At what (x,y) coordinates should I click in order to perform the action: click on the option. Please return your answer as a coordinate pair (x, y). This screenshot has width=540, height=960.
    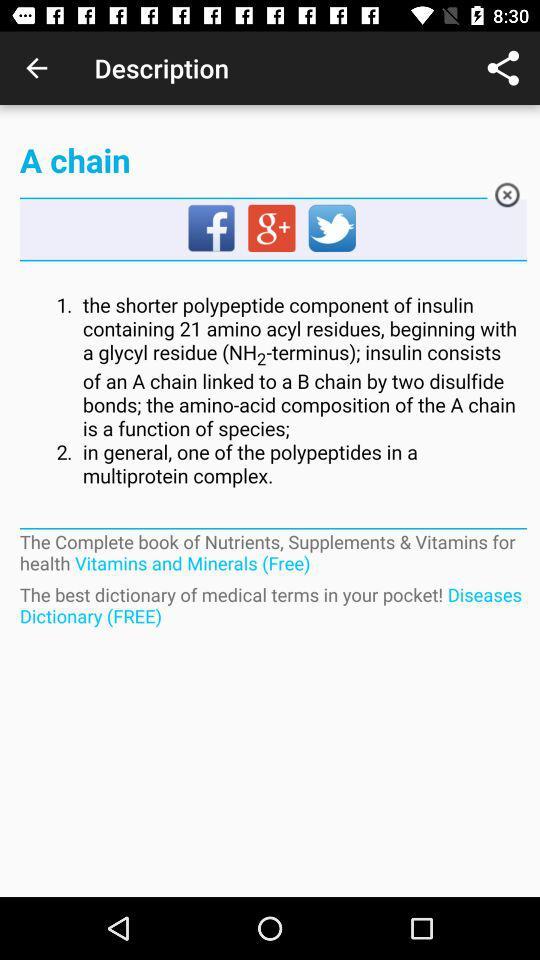
    Looking at the image, I should click on (507, 198).